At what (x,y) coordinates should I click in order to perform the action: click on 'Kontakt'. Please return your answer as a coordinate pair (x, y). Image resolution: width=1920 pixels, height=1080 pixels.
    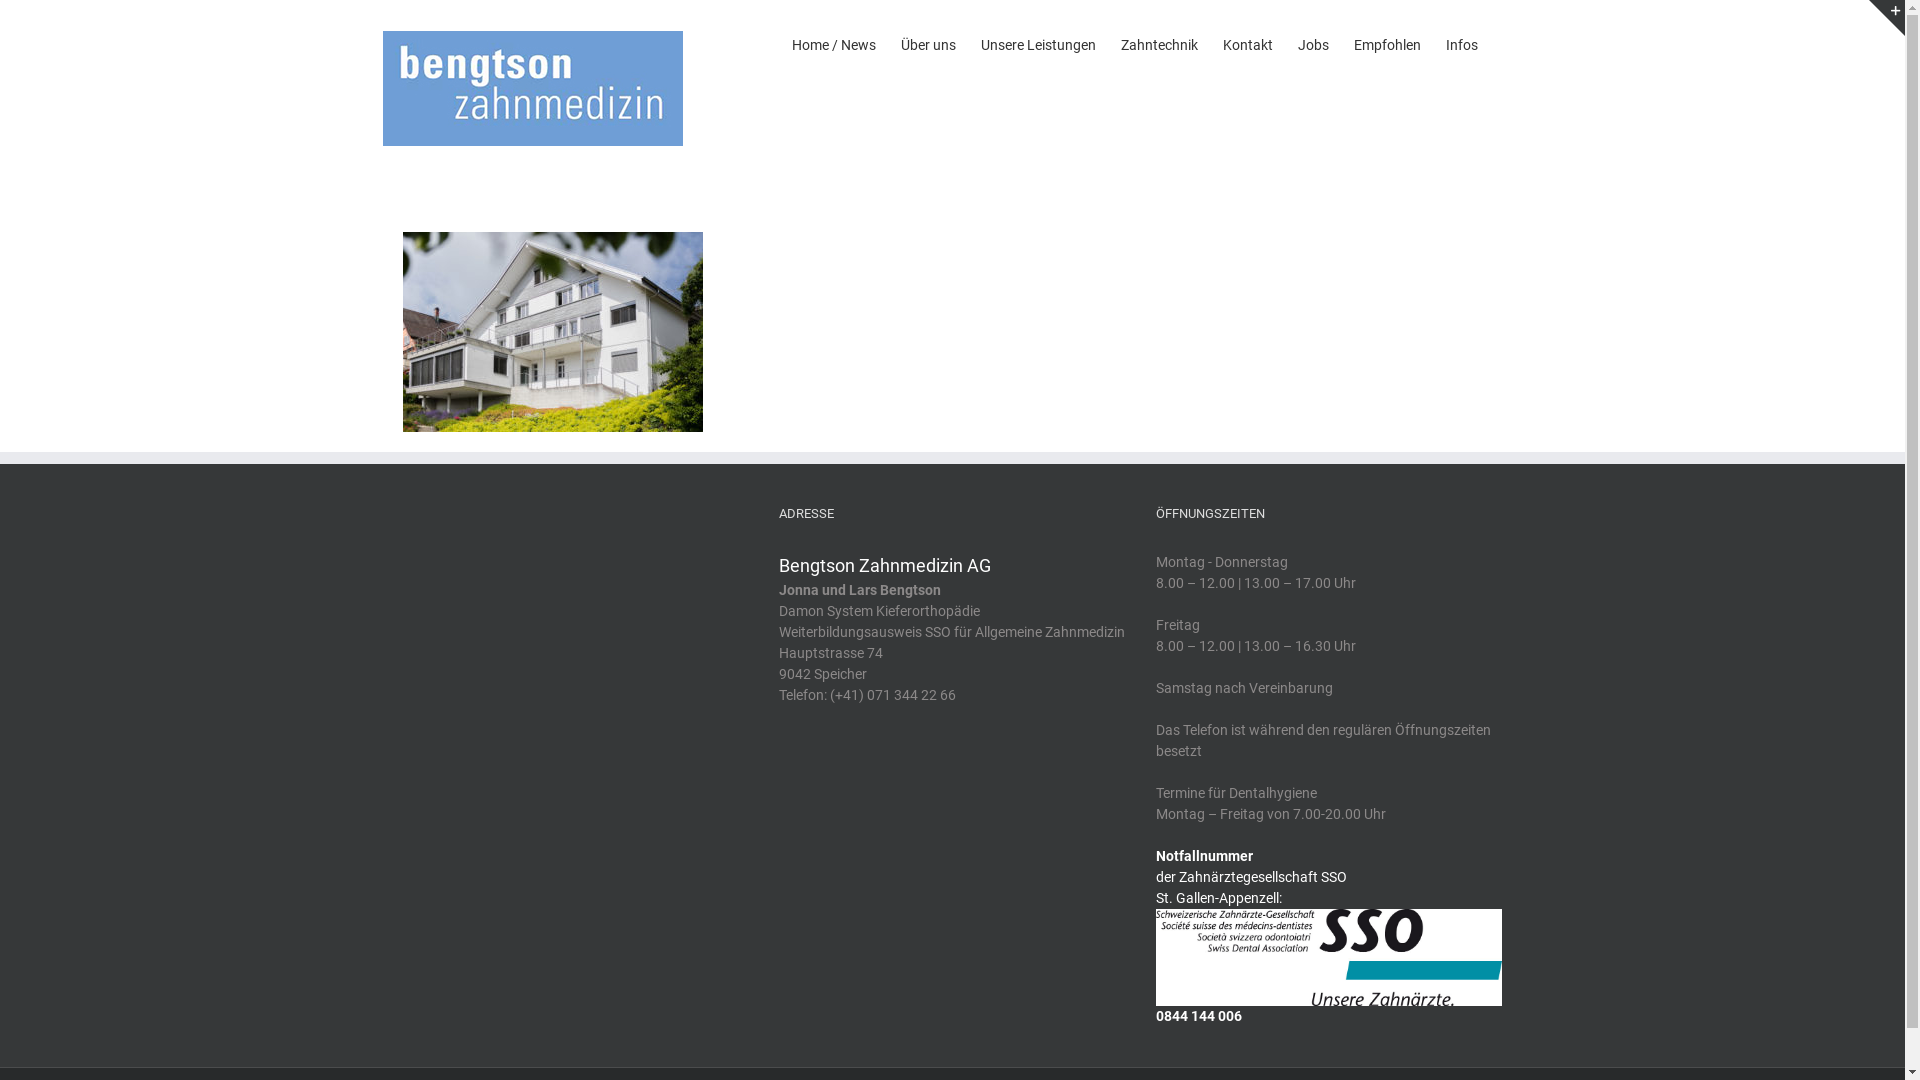
    Looking at the image, I should click on (1246, 42).